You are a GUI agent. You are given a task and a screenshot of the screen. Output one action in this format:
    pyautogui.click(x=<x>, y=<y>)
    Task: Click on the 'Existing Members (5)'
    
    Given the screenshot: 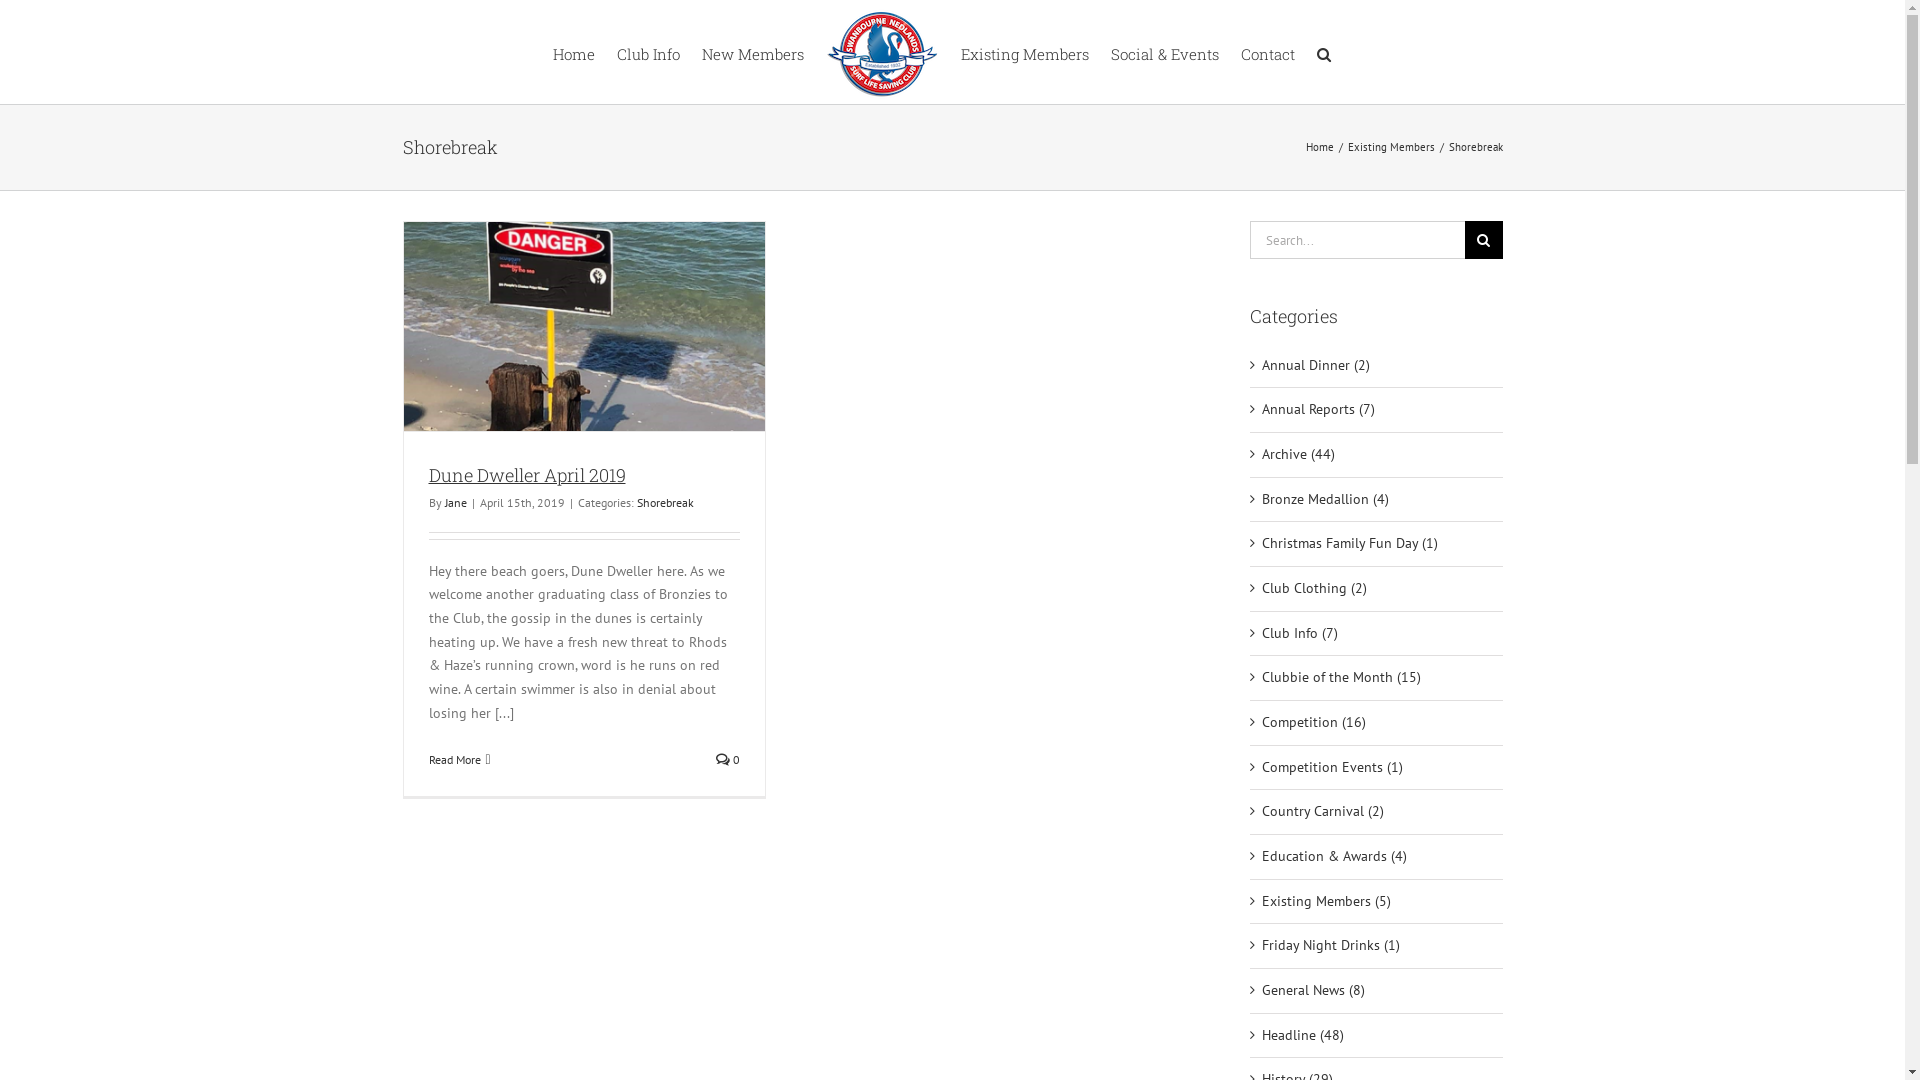 What is the action you would take?
    pyautogui.click(x=1376, y=902)
    